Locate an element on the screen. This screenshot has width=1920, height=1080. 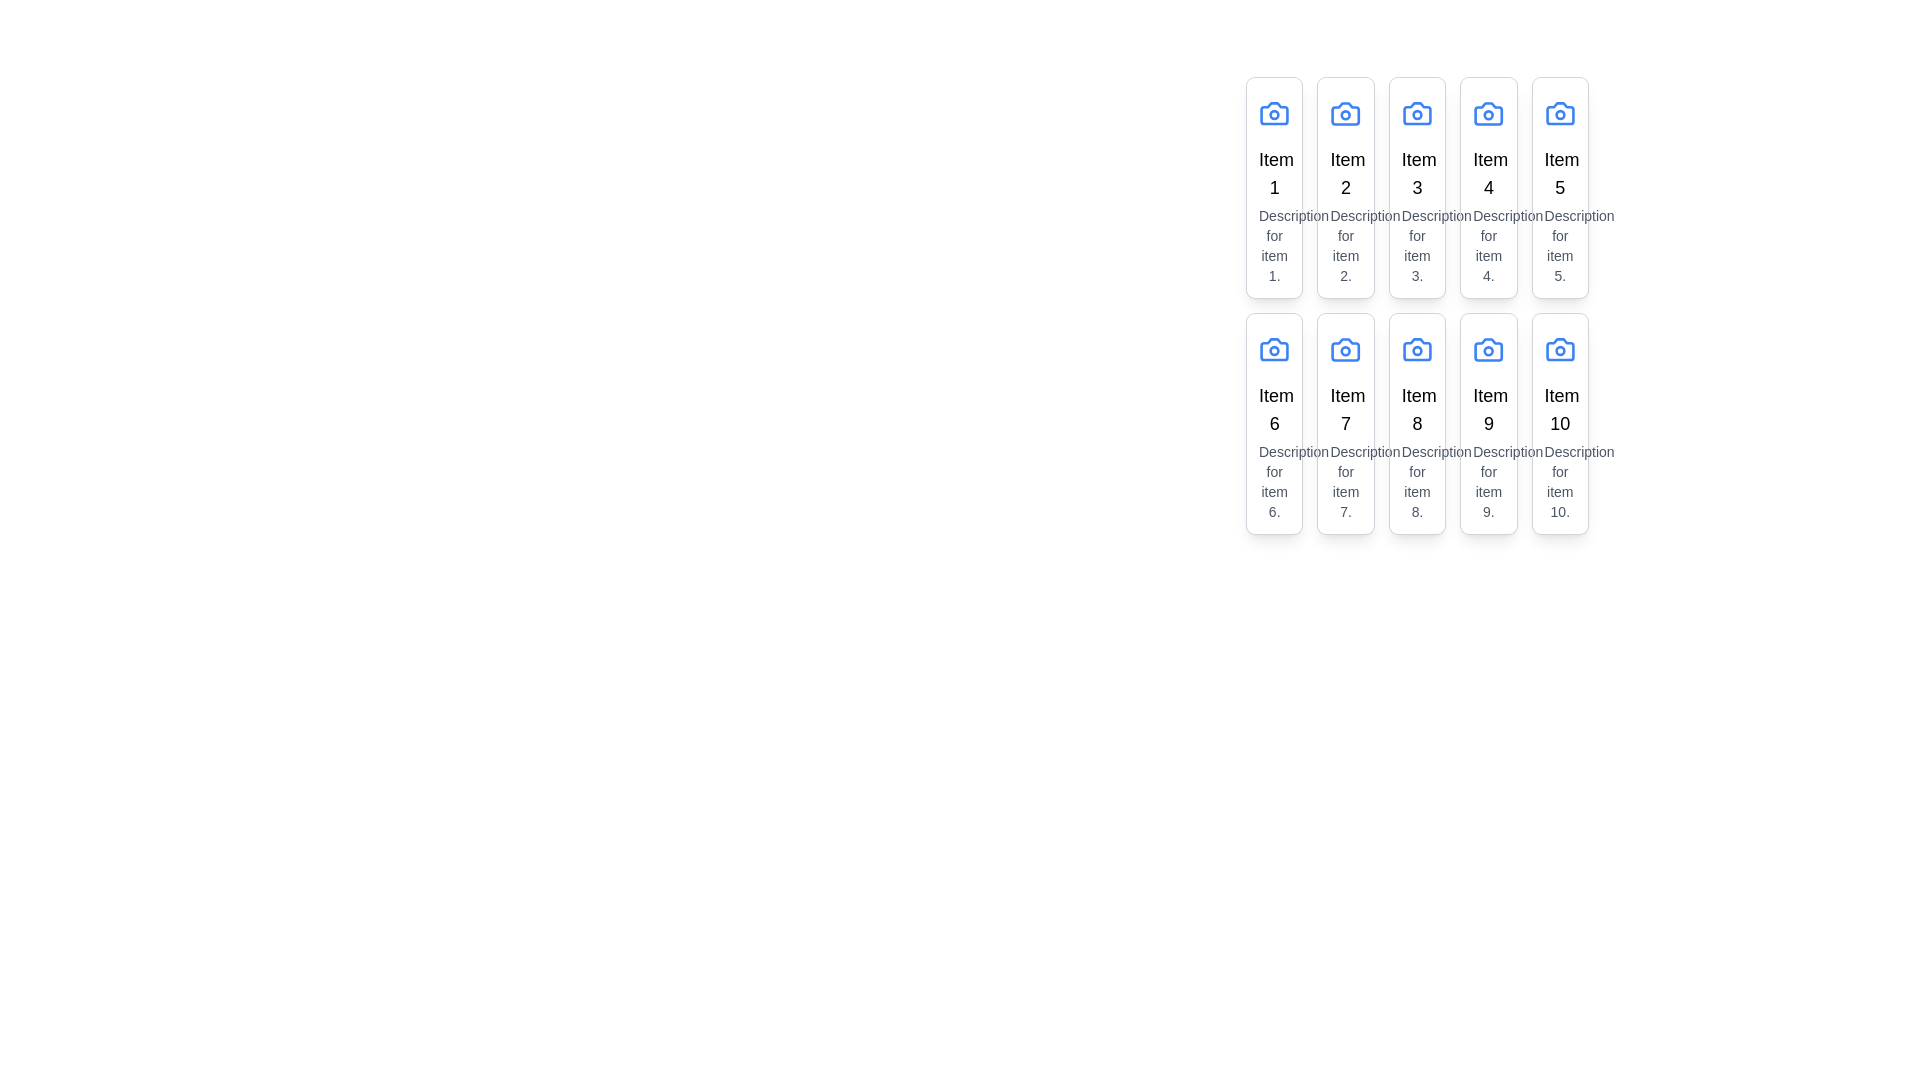
the text label displaying 'Description for item 1.' which is located below the title 'Item 1' in the first card of the grid layout is located at coordinates (1273, 245).